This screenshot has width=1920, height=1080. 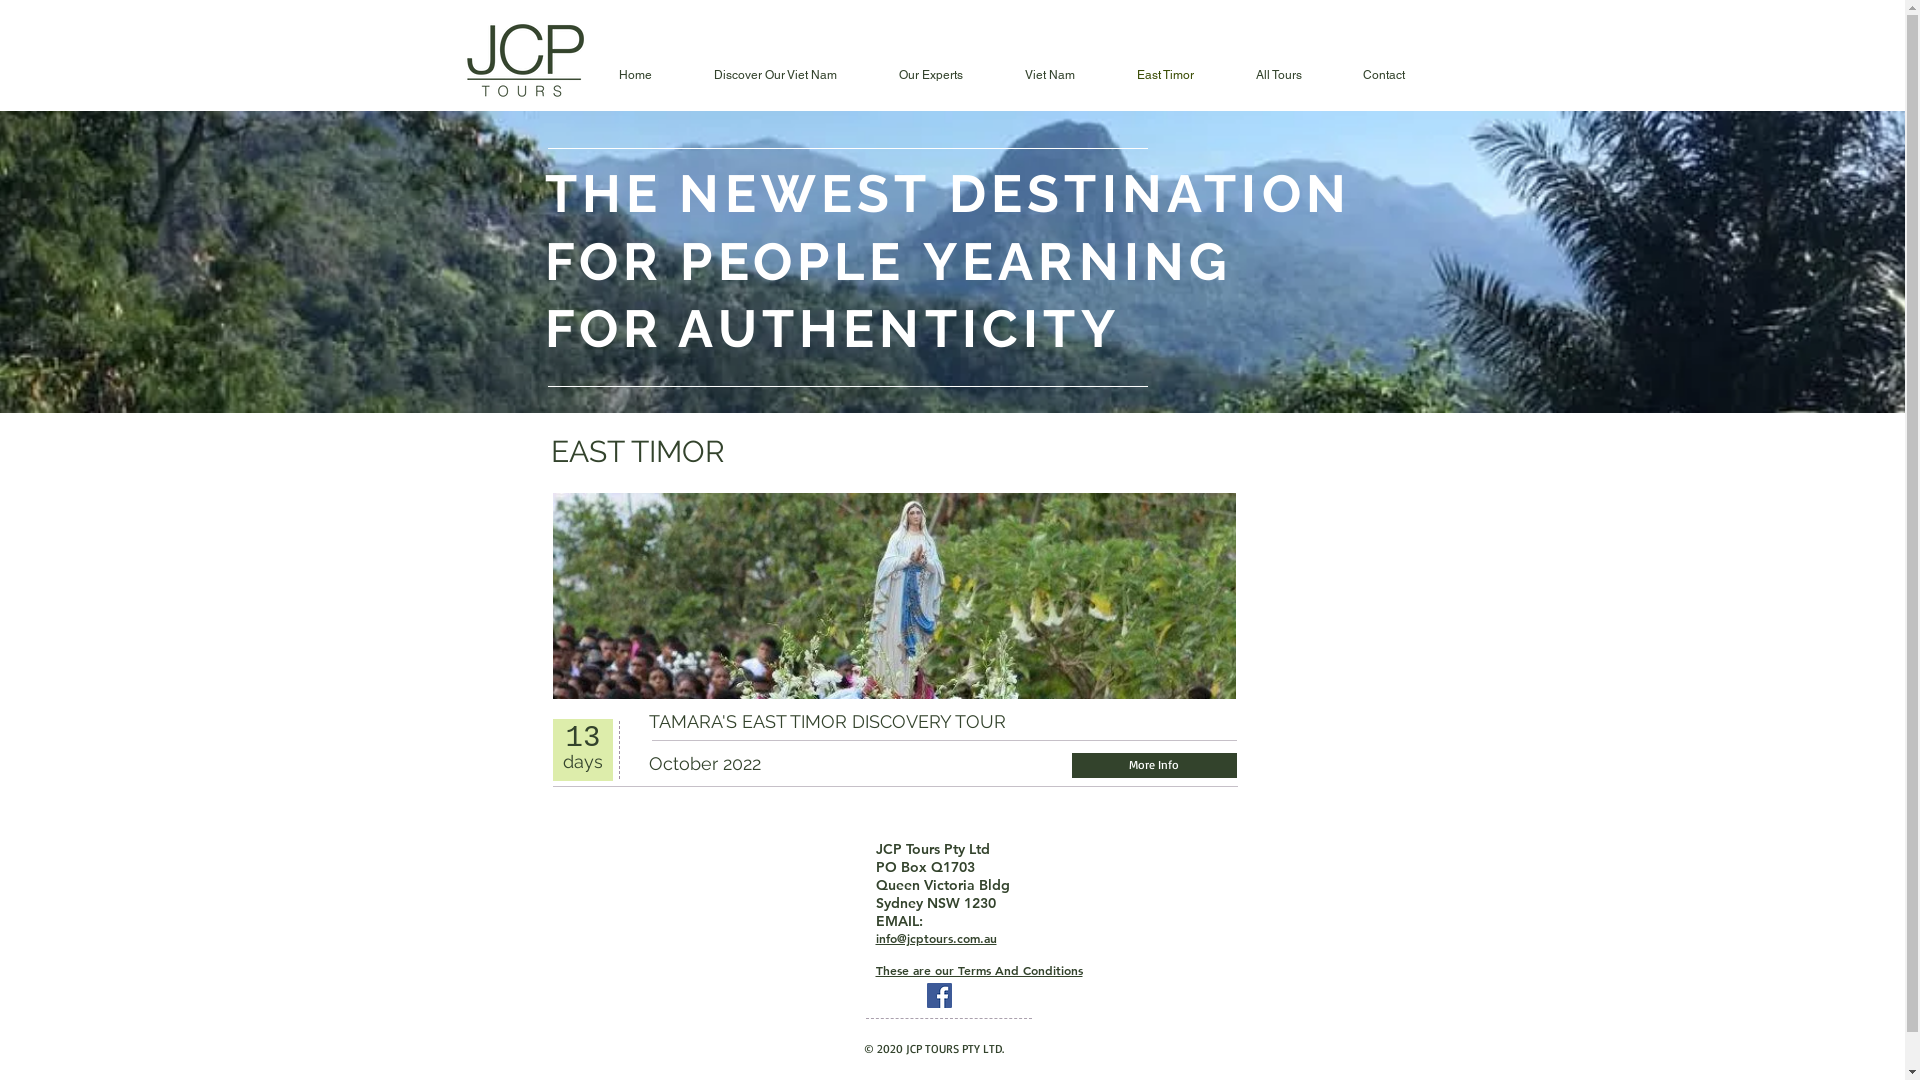 I want to click on 'Viet Nam', so click(x=1049, y=74).